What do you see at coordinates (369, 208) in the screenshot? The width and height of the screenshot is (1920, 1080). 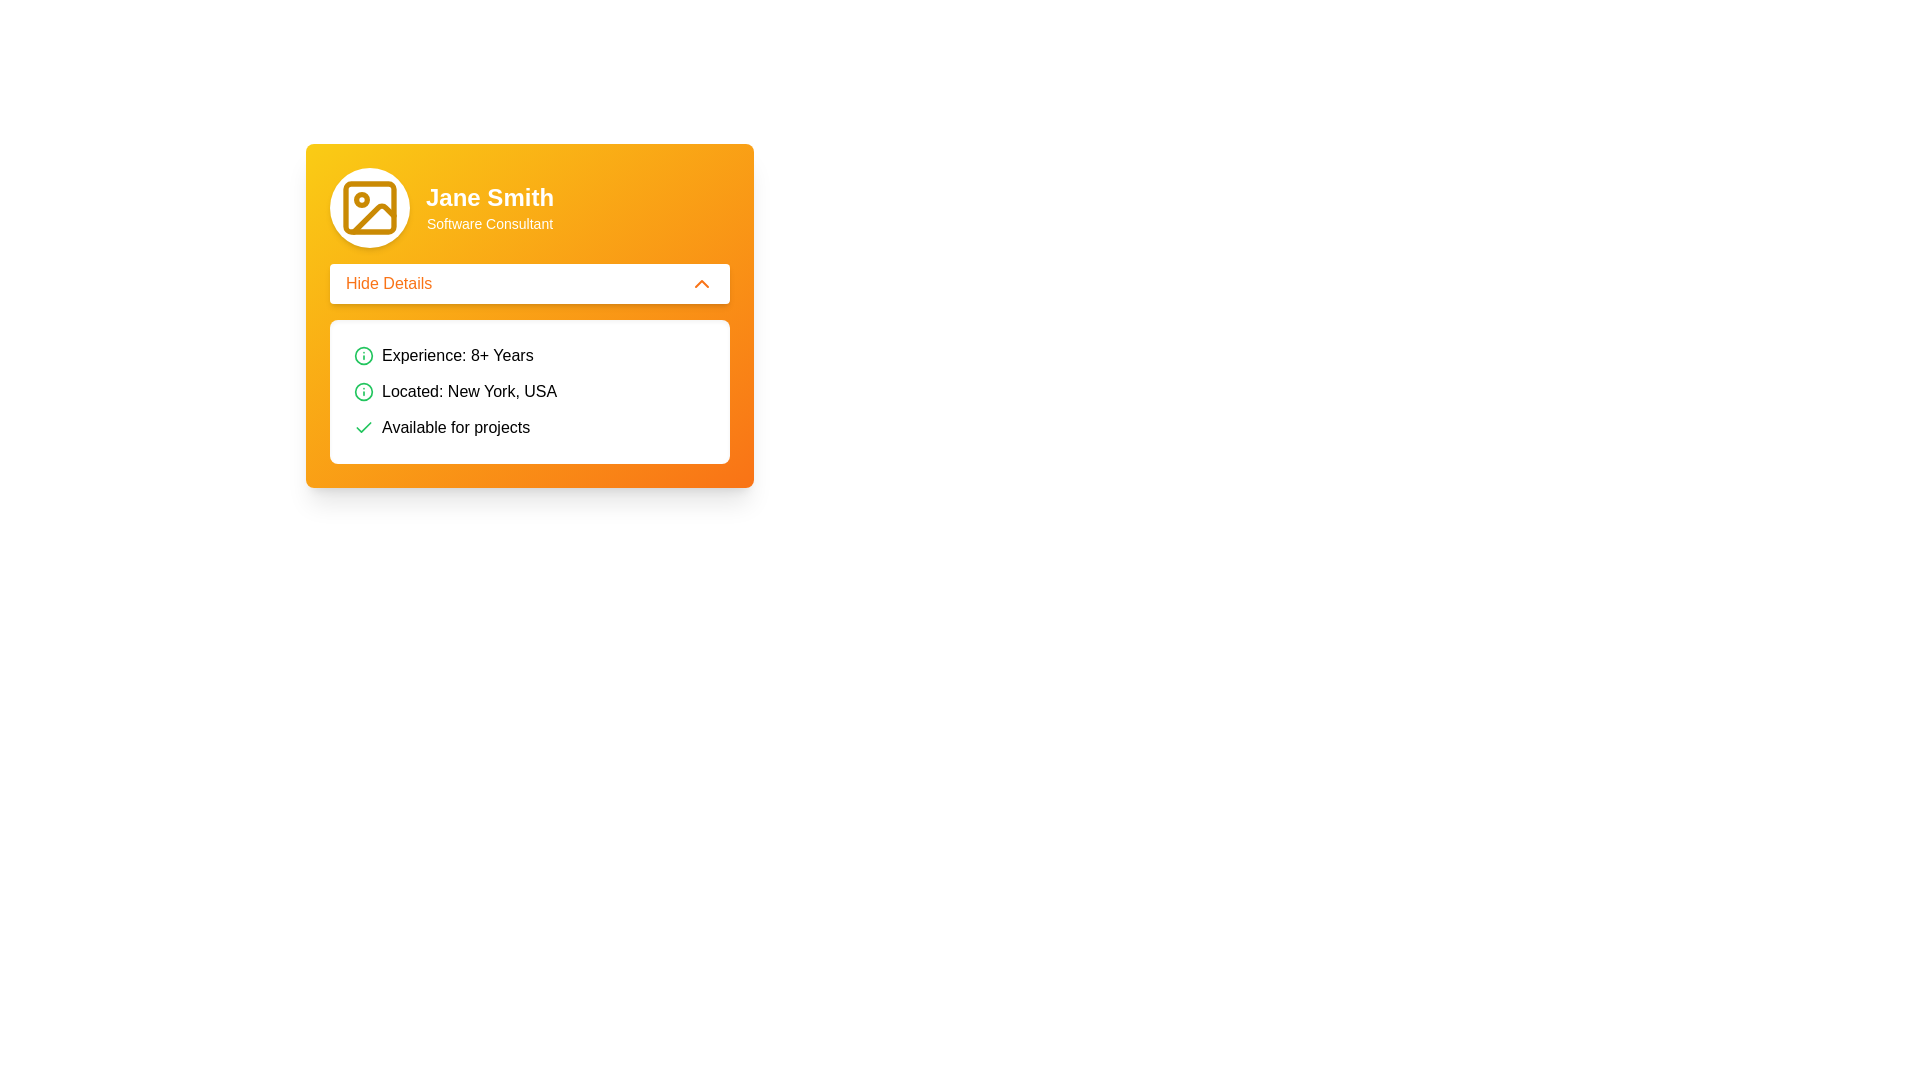 I see `the user's profile SVG Icon located at the top-left corner of the card interface, adjacent to the user's name and role information` at bounding box center [369, 208].